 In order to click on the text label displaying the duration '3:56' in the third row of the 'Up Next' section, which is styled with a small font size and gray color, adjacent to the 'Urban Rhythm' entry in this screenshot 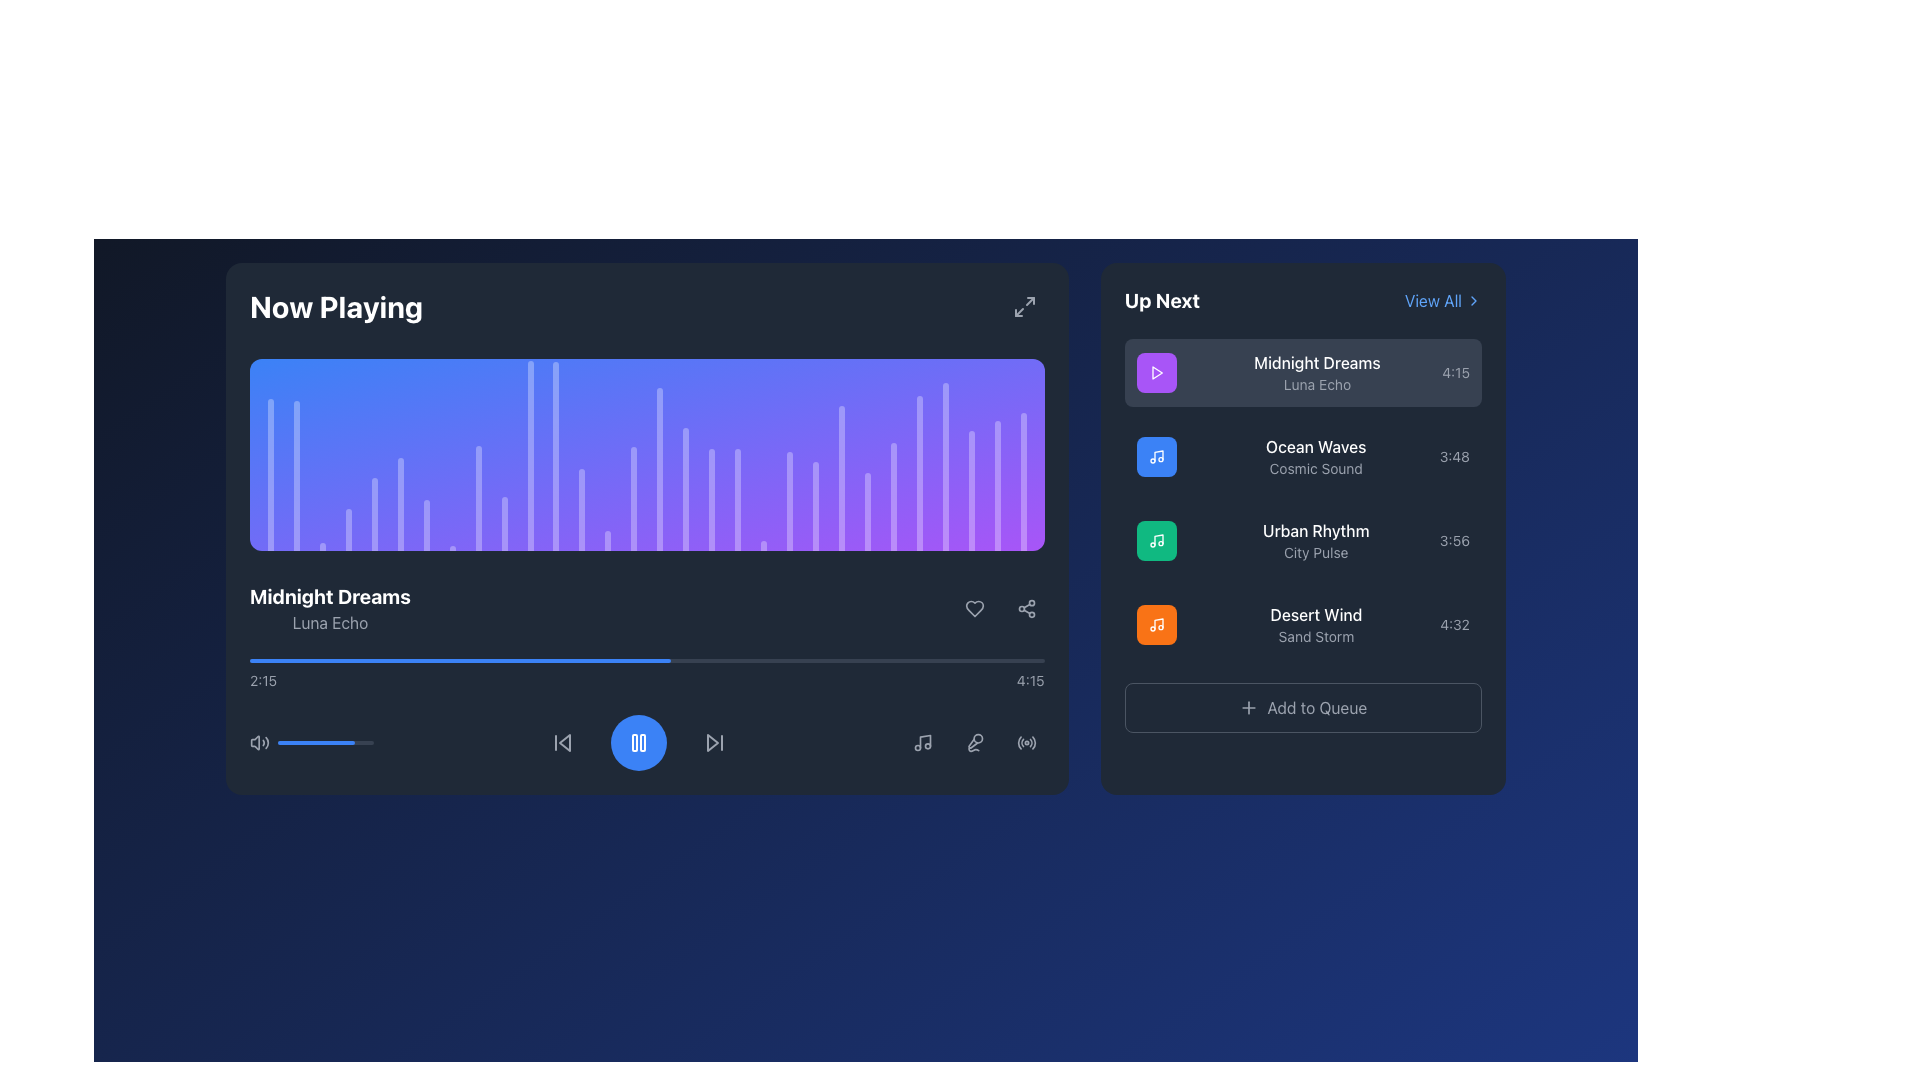, I will do `click(1454, 540)`.